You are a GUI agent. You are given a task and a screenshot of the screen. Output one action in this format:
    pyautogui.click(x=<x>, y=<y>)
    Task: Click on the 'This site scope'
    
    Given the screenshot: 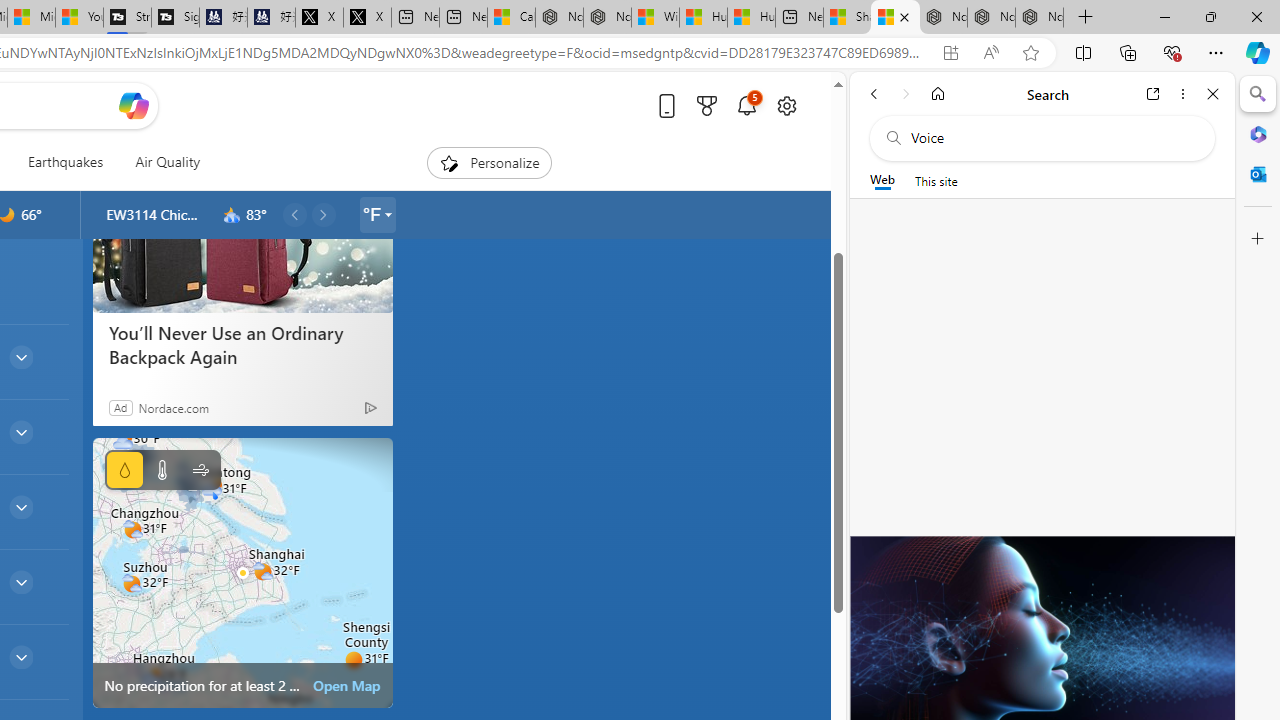 What is the action you would take?
    pyautogui.click(x=935, y=180)
    